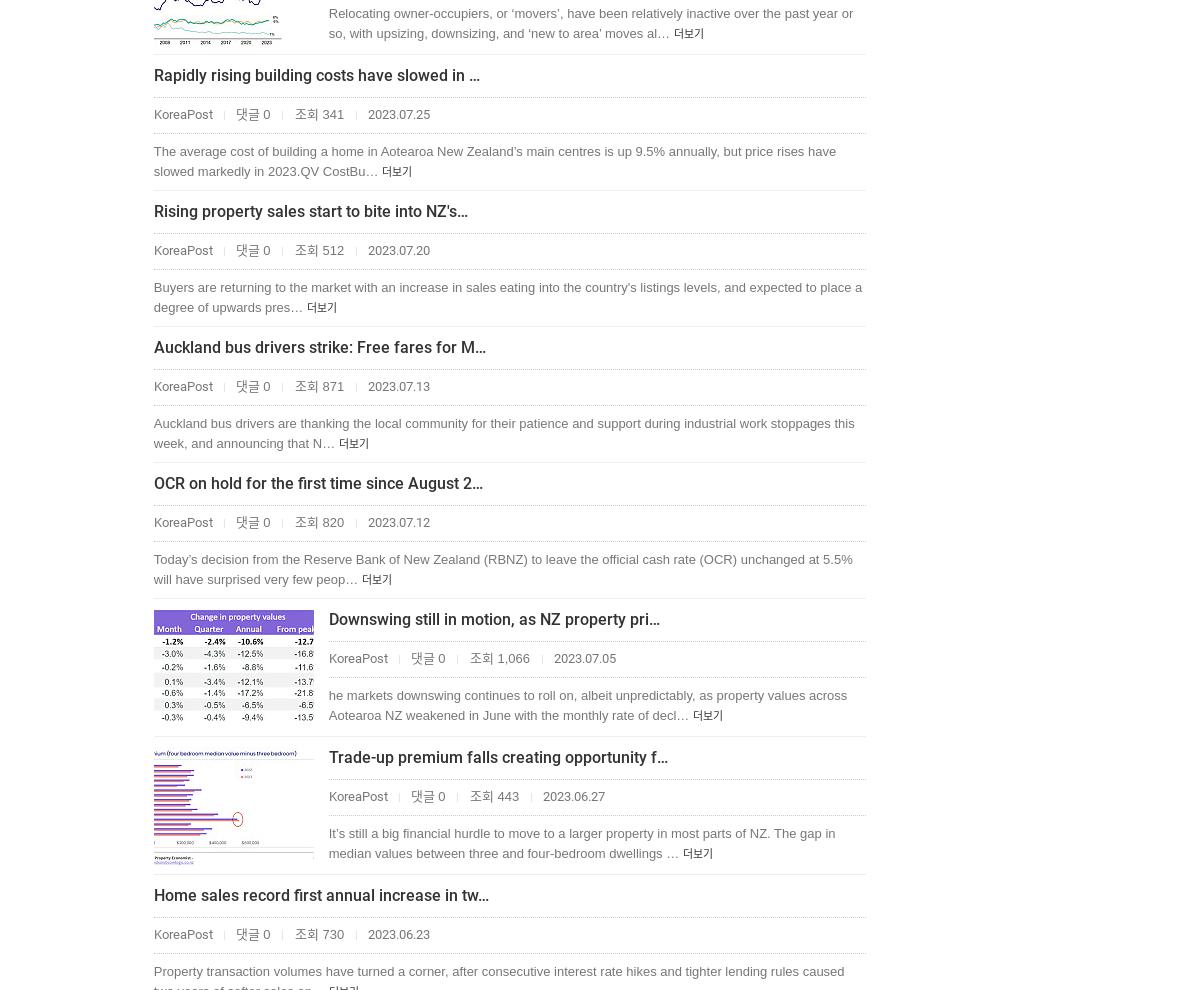 This screenshot has width=1200, height=990. What do you see at coordinates (320, 894) in the screenshot?
I see `'Home sales record first annual increase in tw…'` at bounding box center [320, 894].